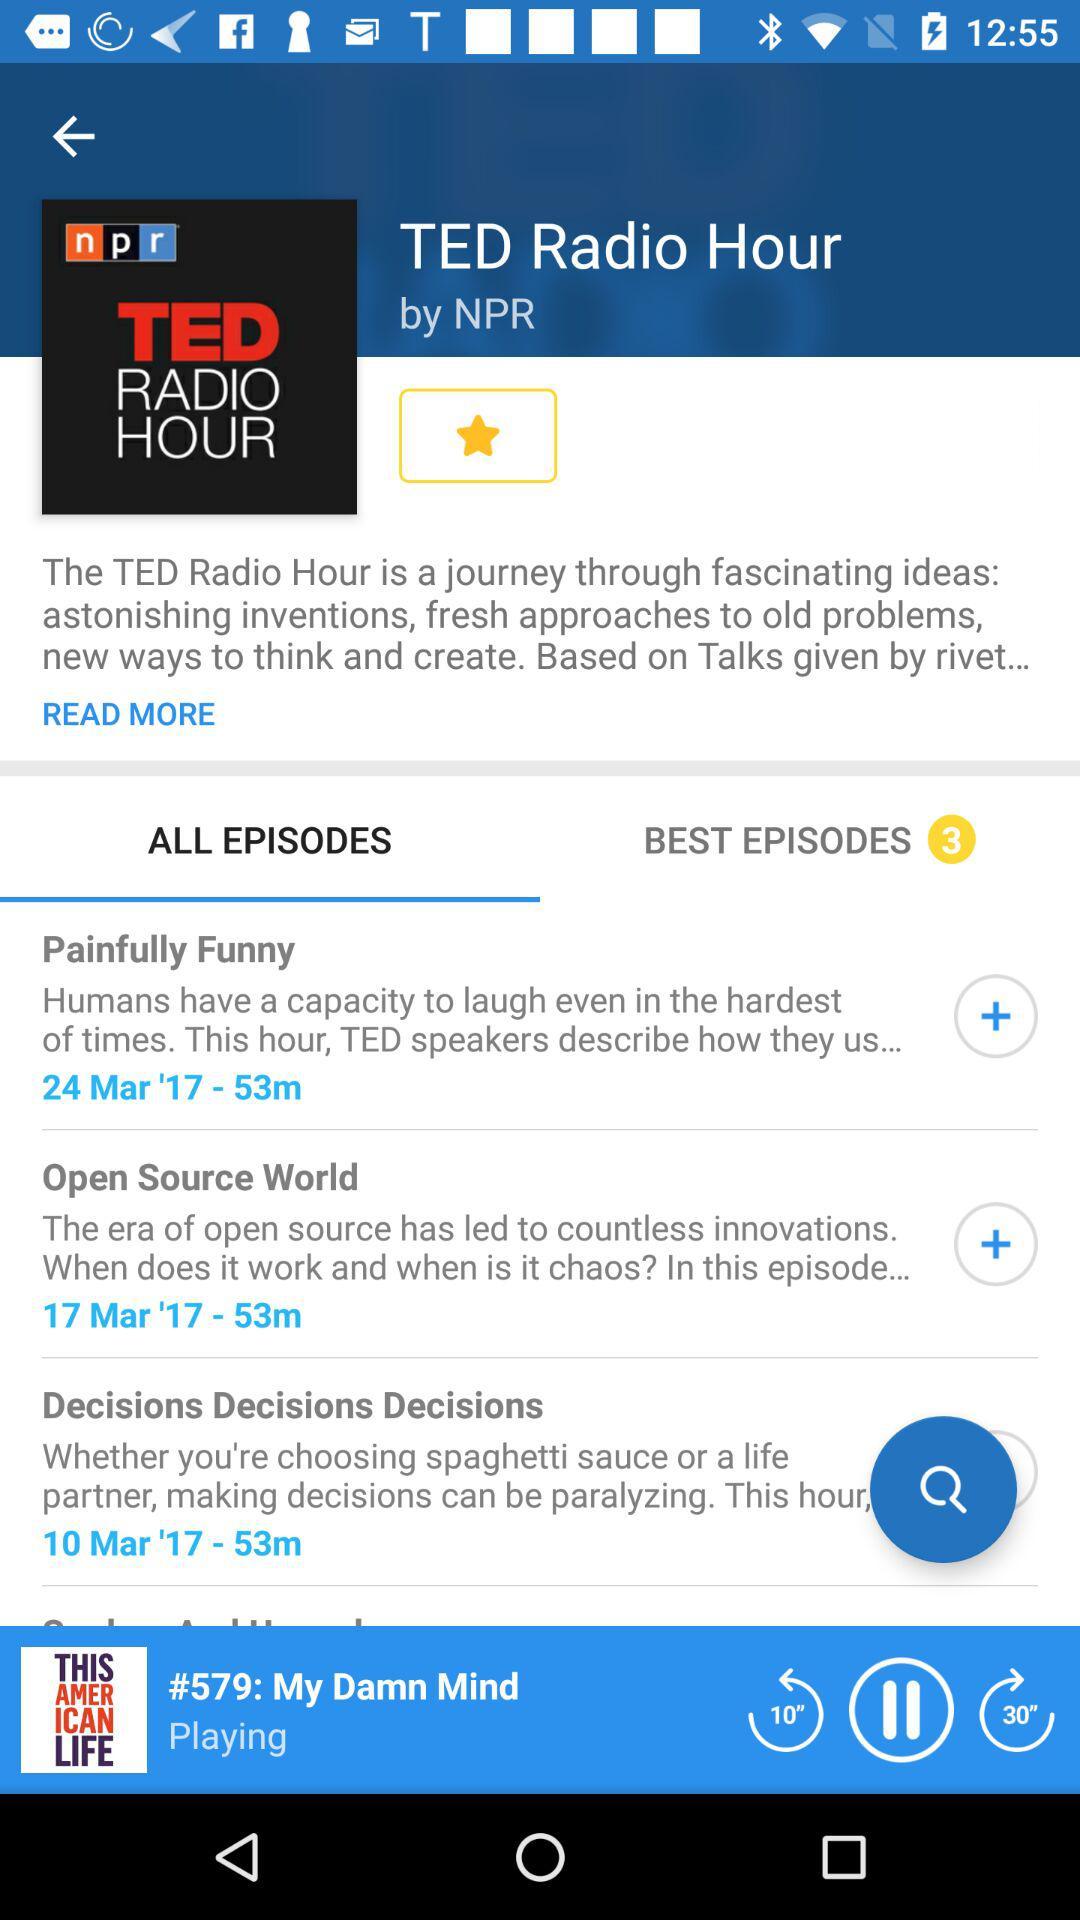 This screenshot has height=1920, width=1080. What do you see at coordinates (995, 1016) in the screenshot?
I see `symbol` at bounding box center [995, 1016].